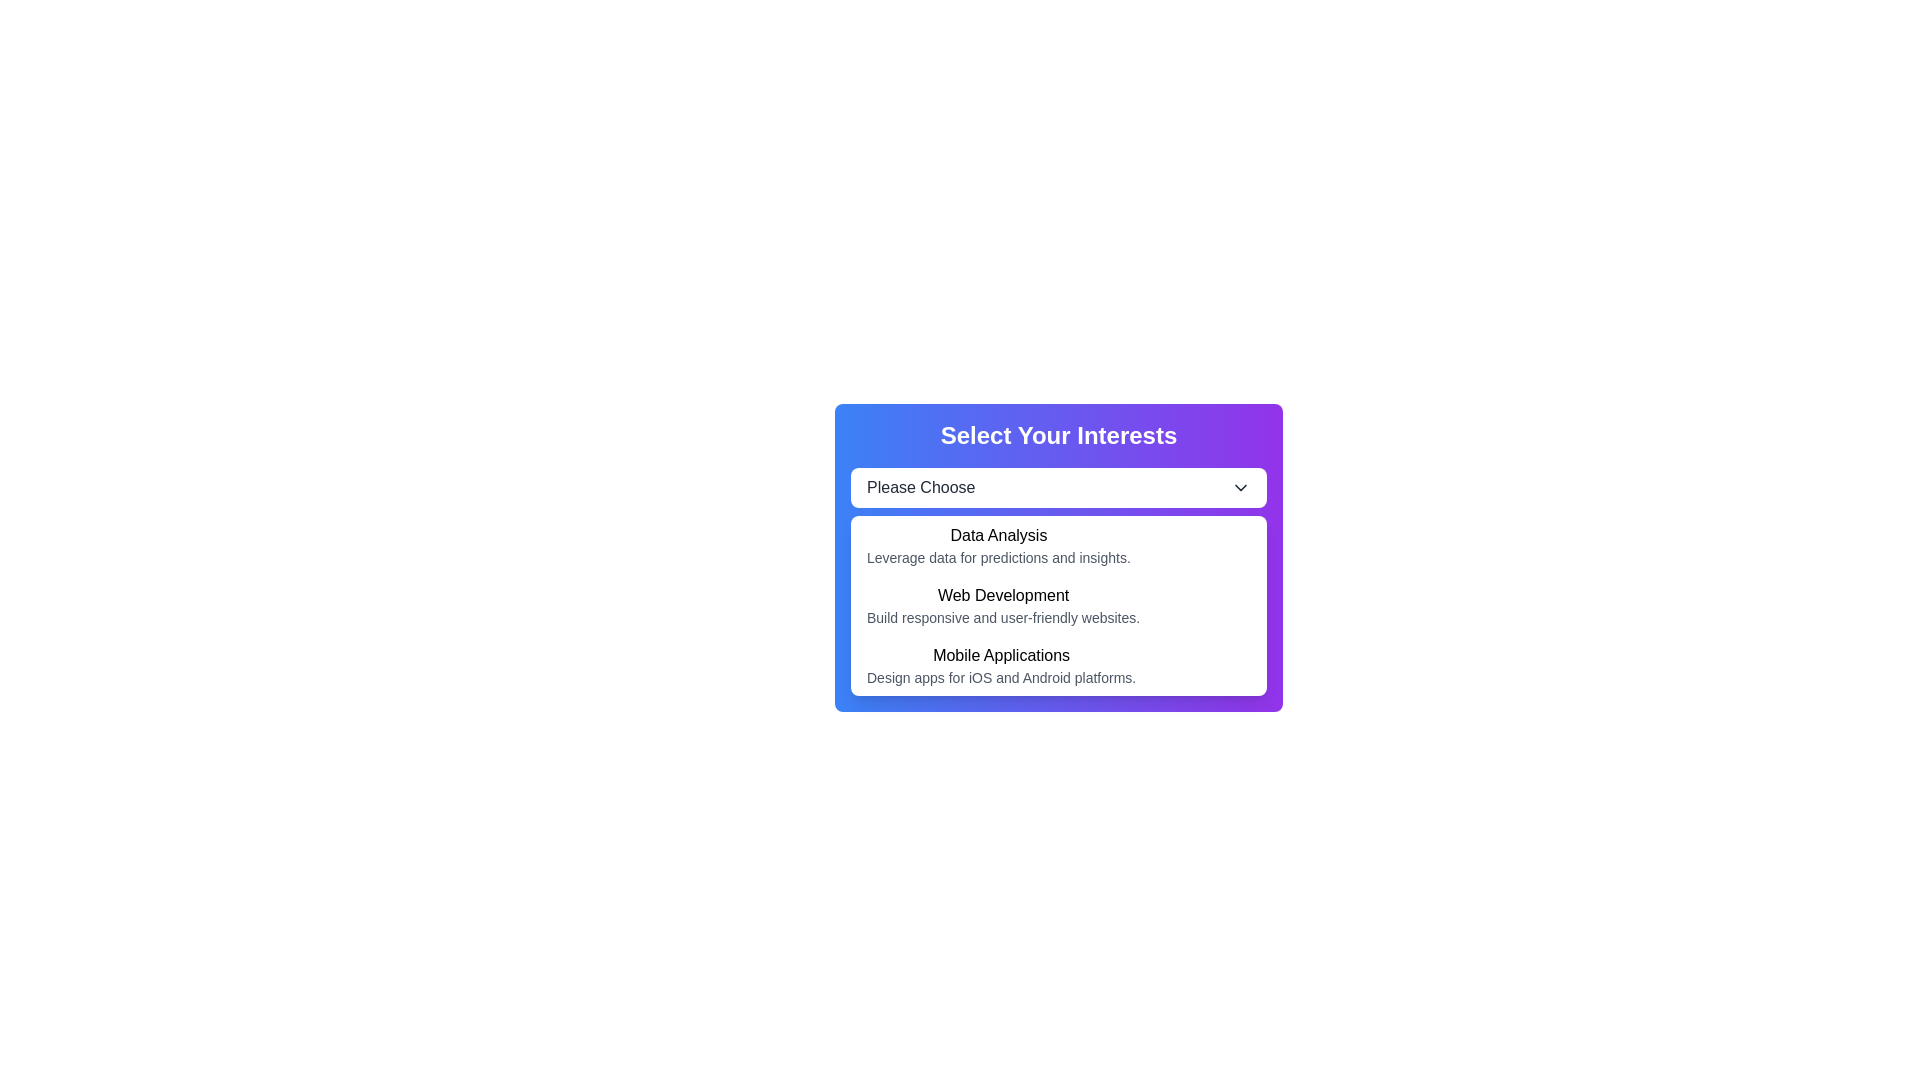 The image size is (1920, 1080). I want to click on the selectable list item titled 'Web Development' which is the second item in the dropdown under 'Select Your Interests', so click(1058, 604).